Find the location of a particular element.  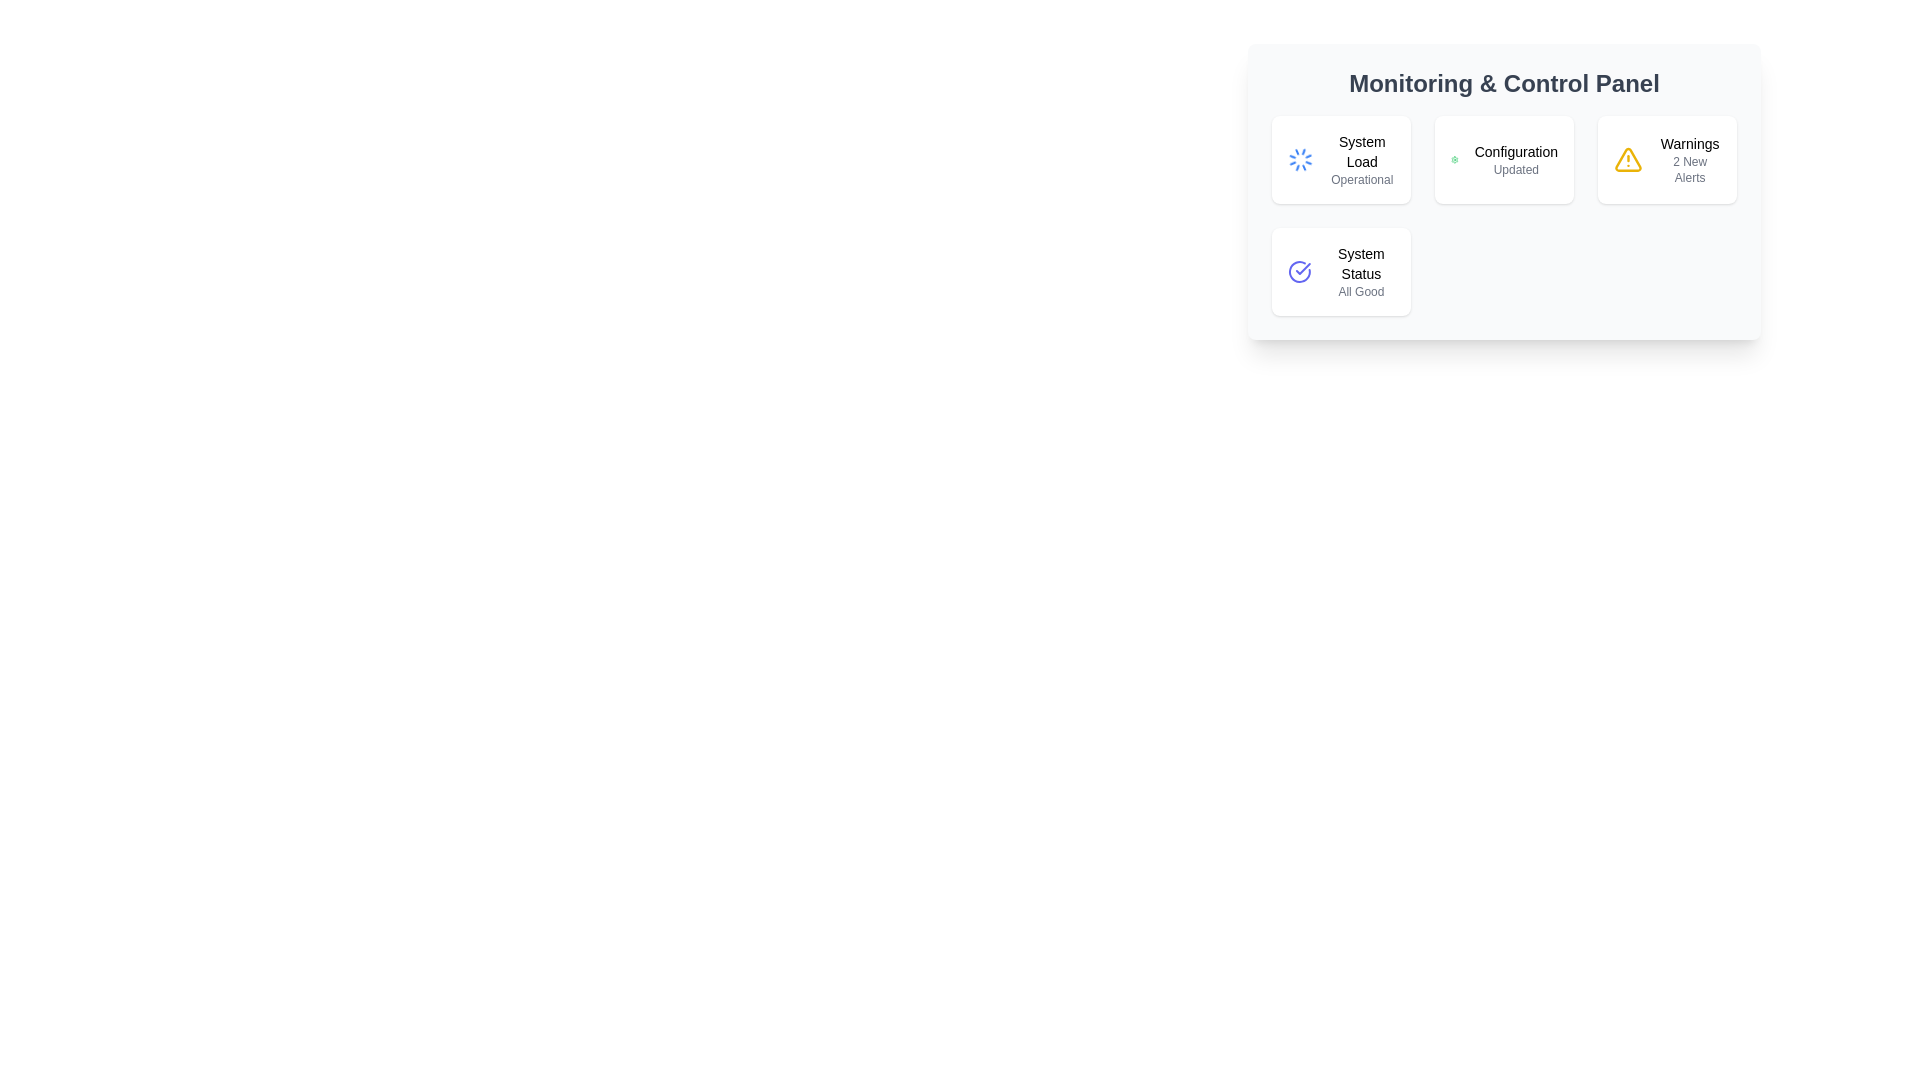

the 'Operational' status indicator text label located under the 'System Load' text in the Monitoring & Control Panel interface is located at coordinates (1361, 180).